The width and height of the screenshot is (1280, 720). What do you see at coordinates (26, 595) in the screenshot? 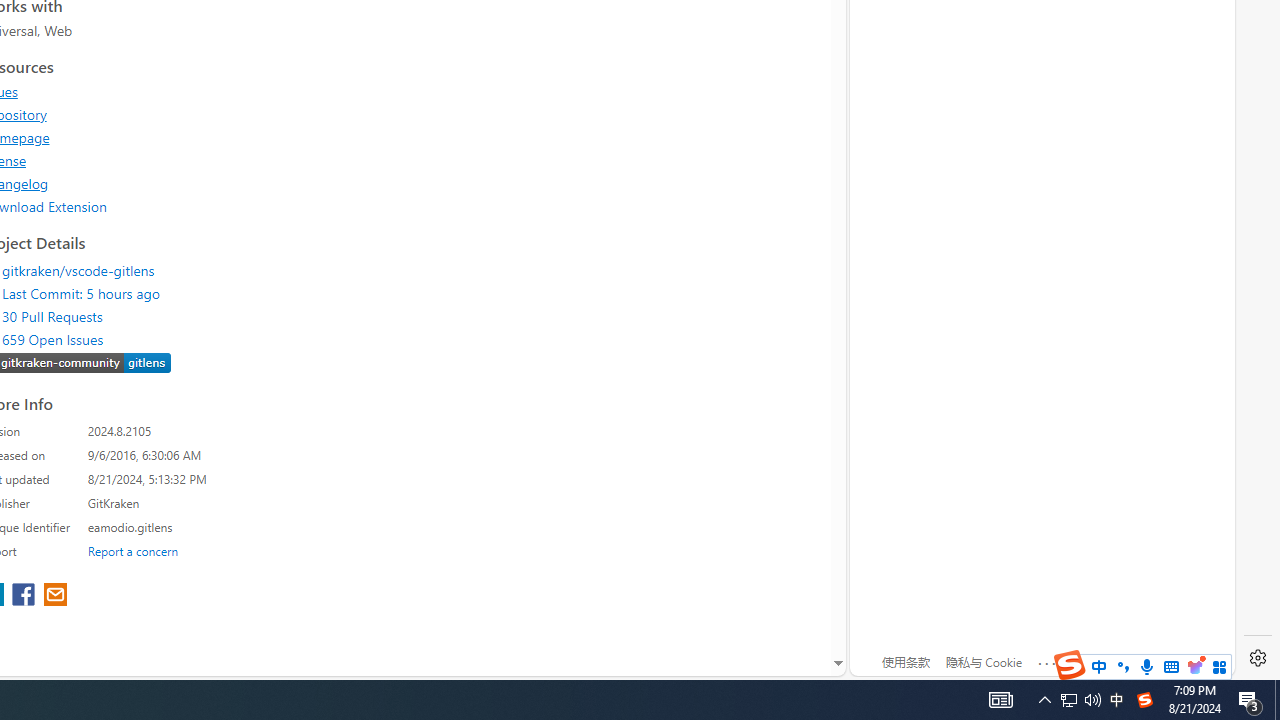
I see `'share extension on facebook'` at bounding box center [26, 595].